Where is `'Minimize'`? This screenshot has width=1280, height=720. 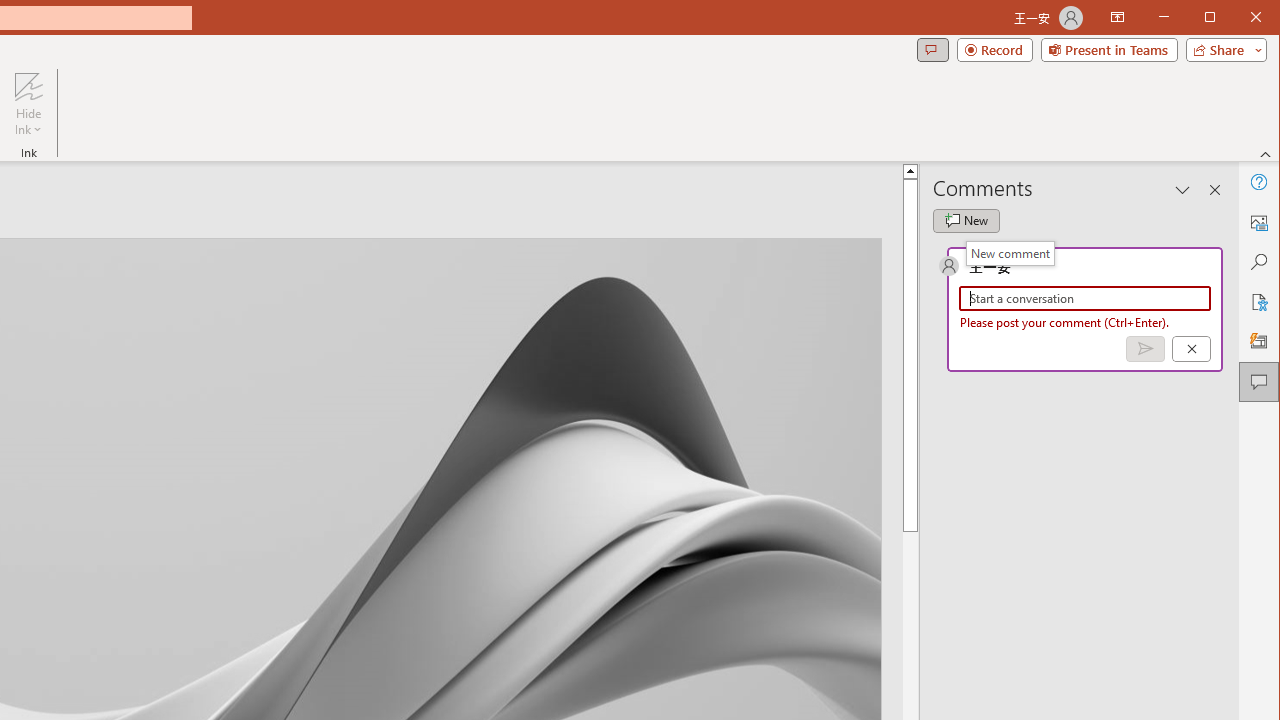
'Minimize' is located at coordinates (1215, 19).